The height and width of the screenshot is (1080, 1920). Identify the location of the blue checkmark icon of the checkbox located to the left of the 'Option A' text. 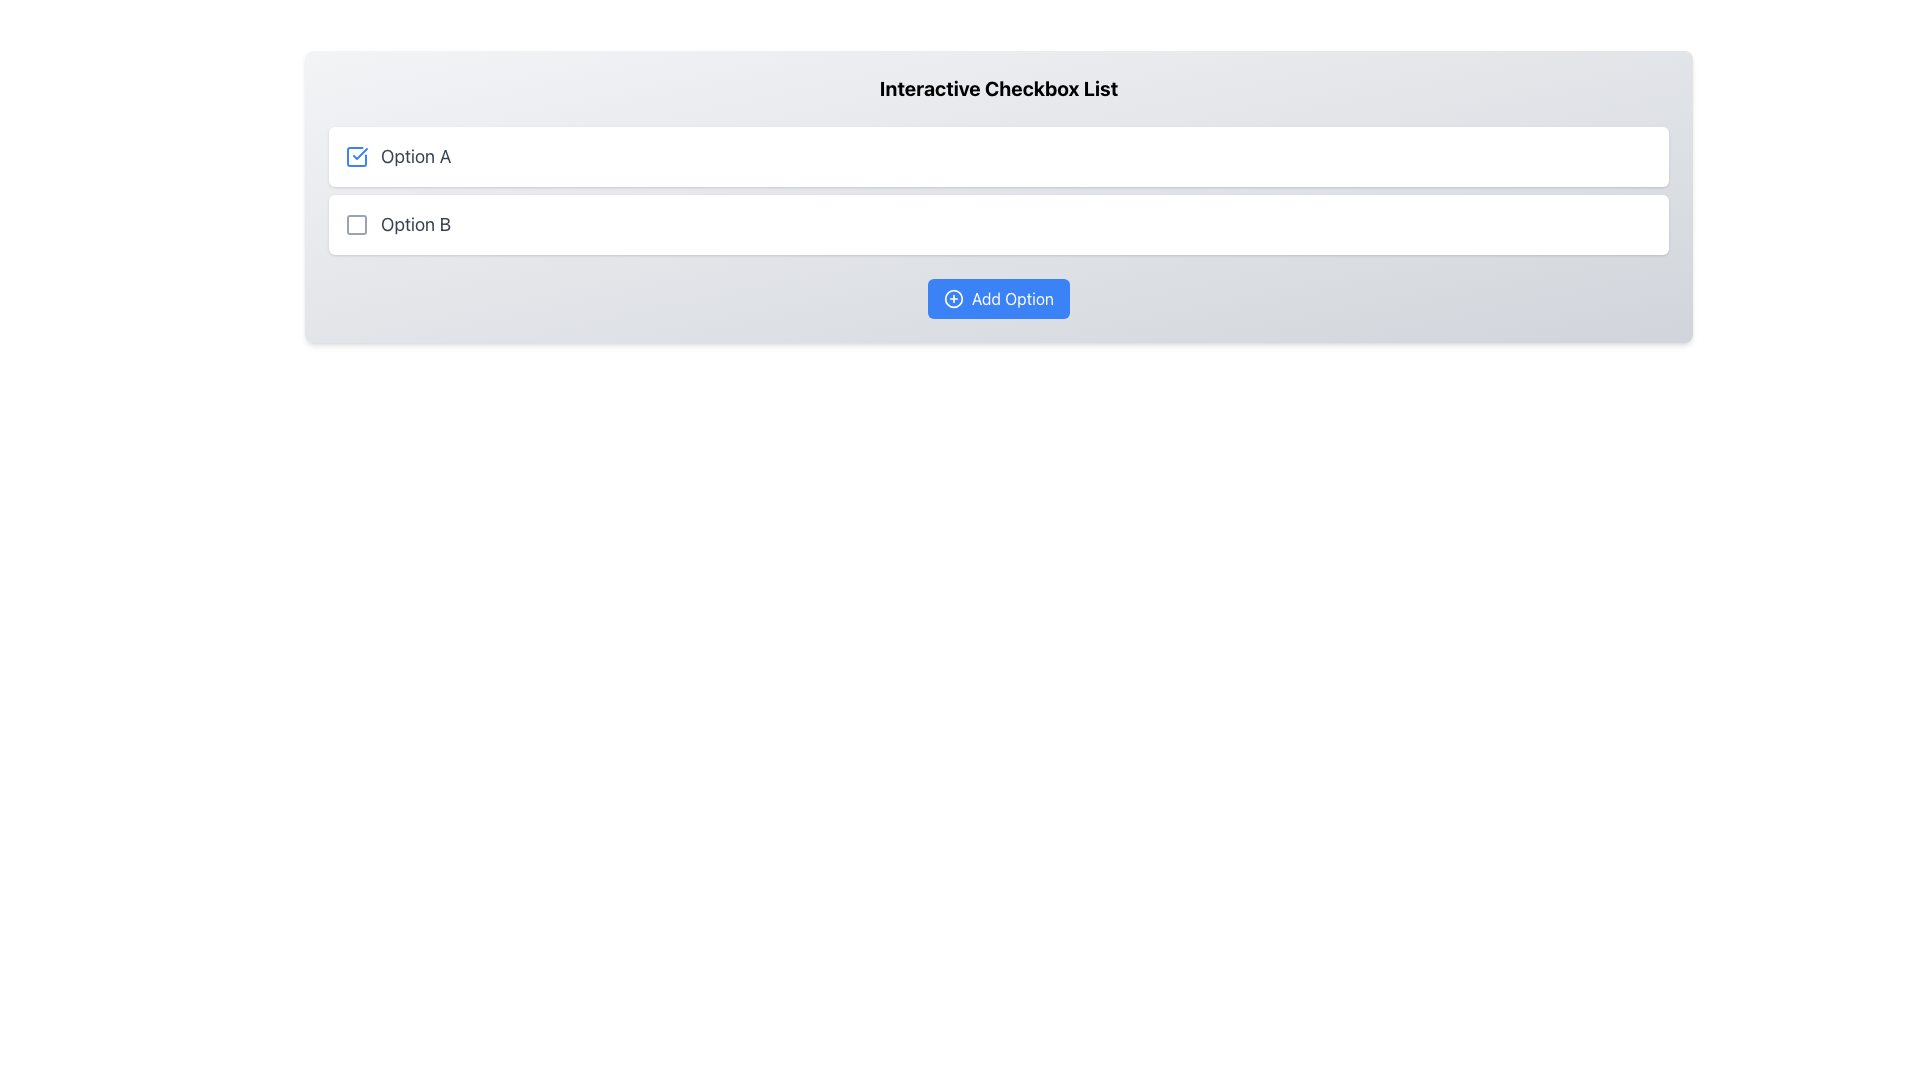
(356, 156).